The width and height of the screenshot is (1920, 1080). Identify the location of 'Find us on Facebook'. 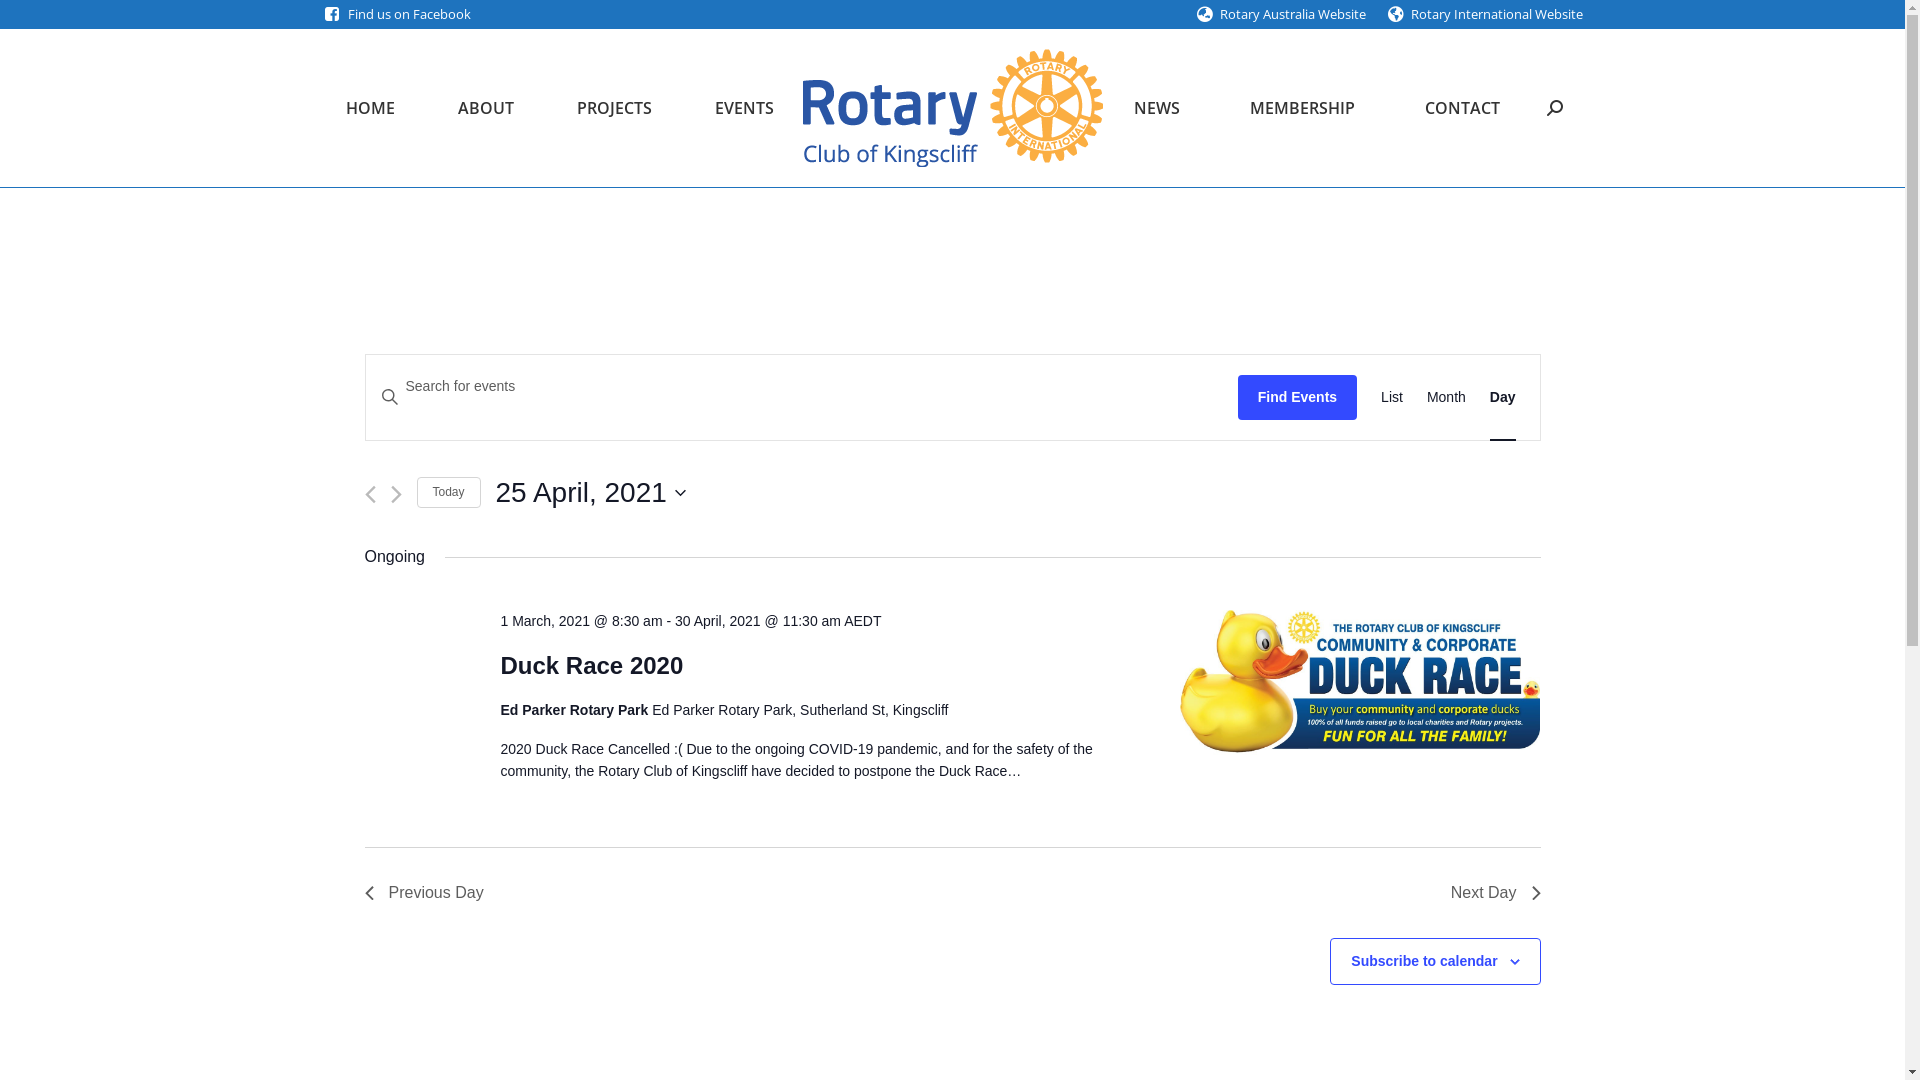
(408, 14).